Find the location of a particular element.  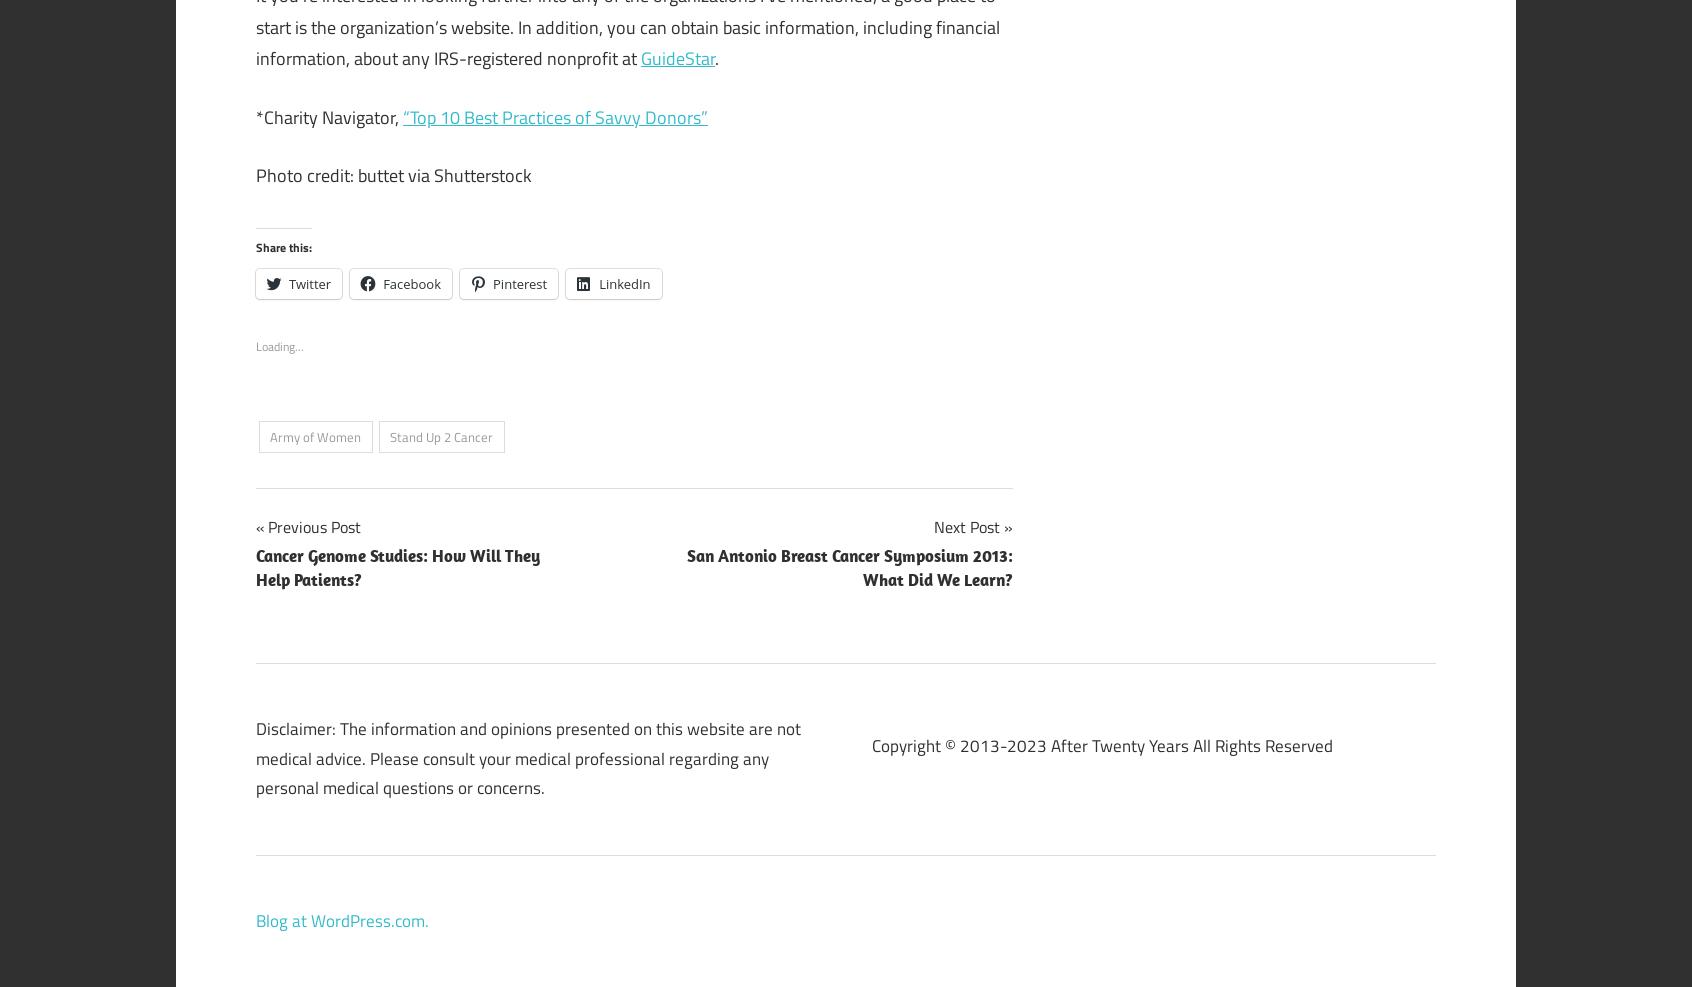

'Loading...' is located at coordinates (255, 344).